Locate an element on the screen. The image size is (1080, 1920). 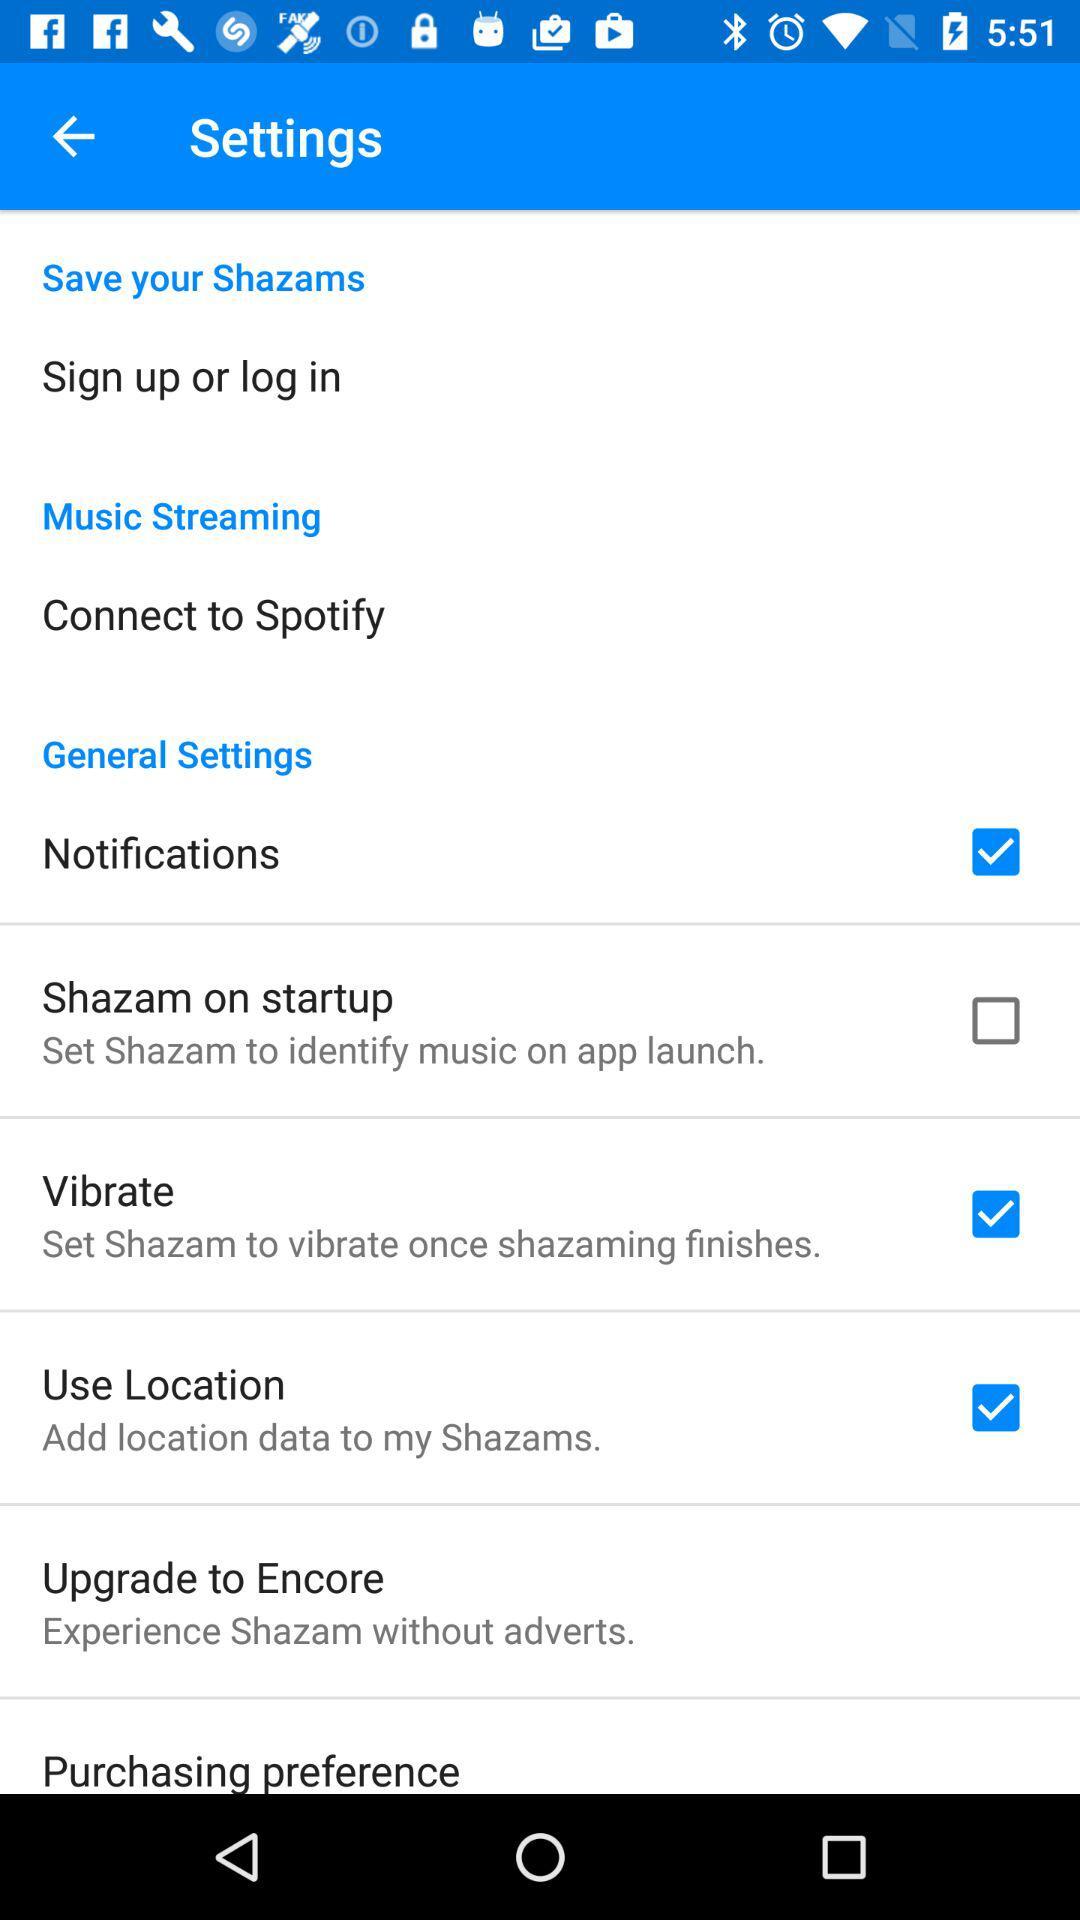
the icon below sign up or item is located at coordinates (540, 494).